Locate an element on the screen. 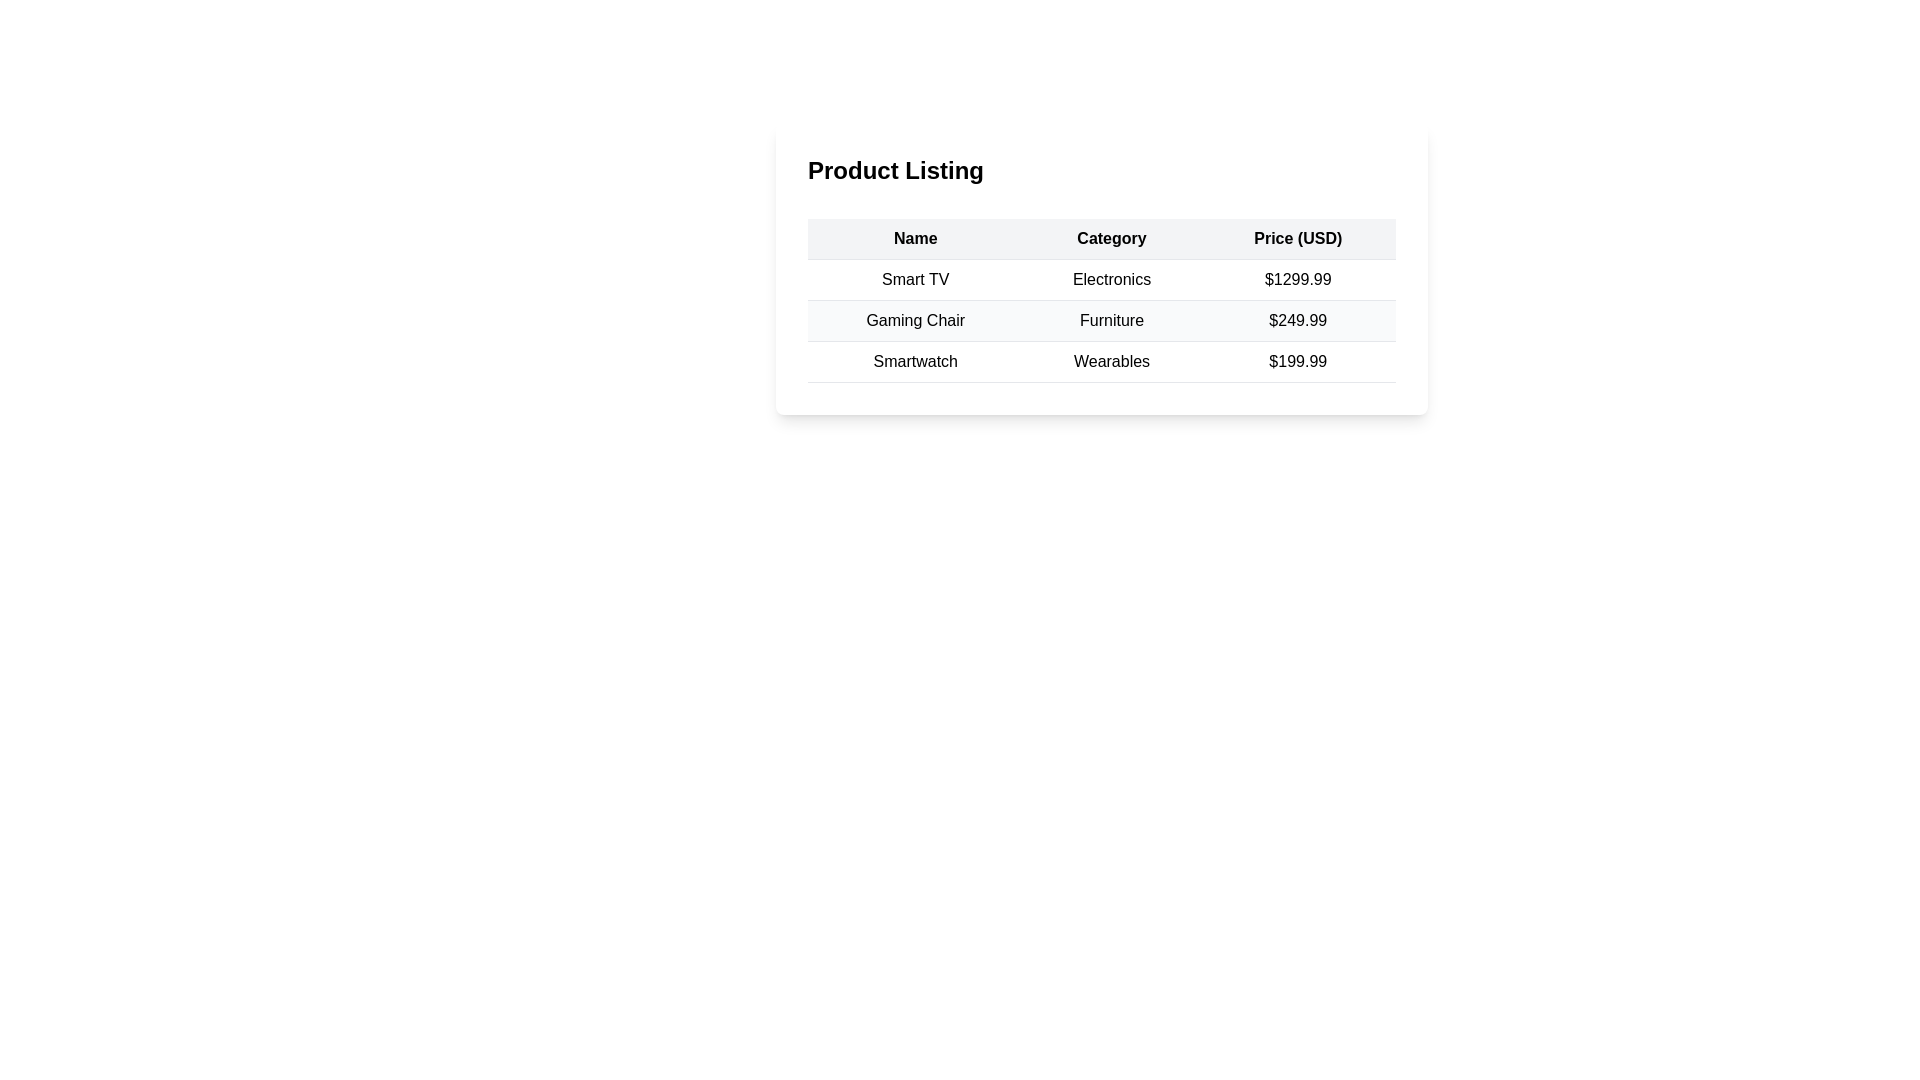 This screenshot has width=1920, height=1080. text label that represents the name of the product in the first cell of the third row under the 'Name' header, located to the left of 'Wearables' and '$199.99' is located at coordinates (914, 362).